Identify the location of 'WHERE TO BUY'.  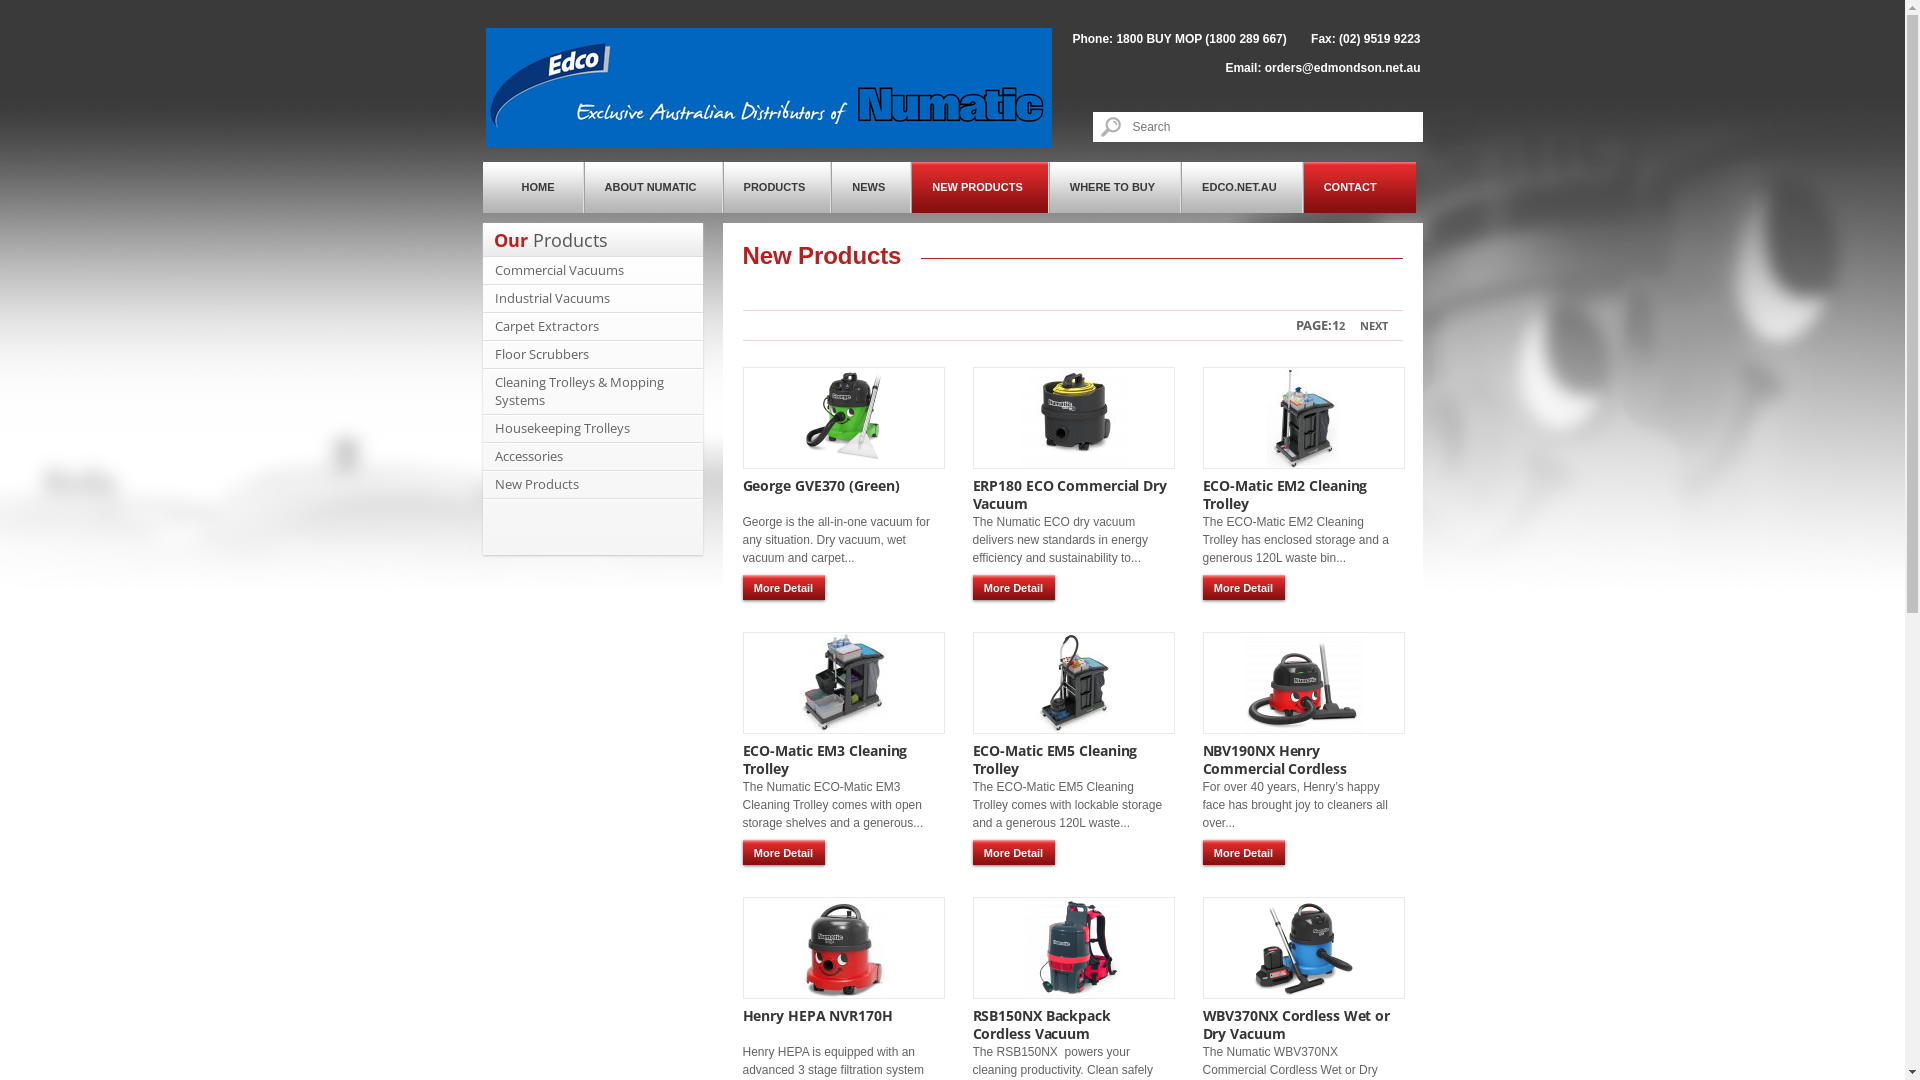
(1113, 187).